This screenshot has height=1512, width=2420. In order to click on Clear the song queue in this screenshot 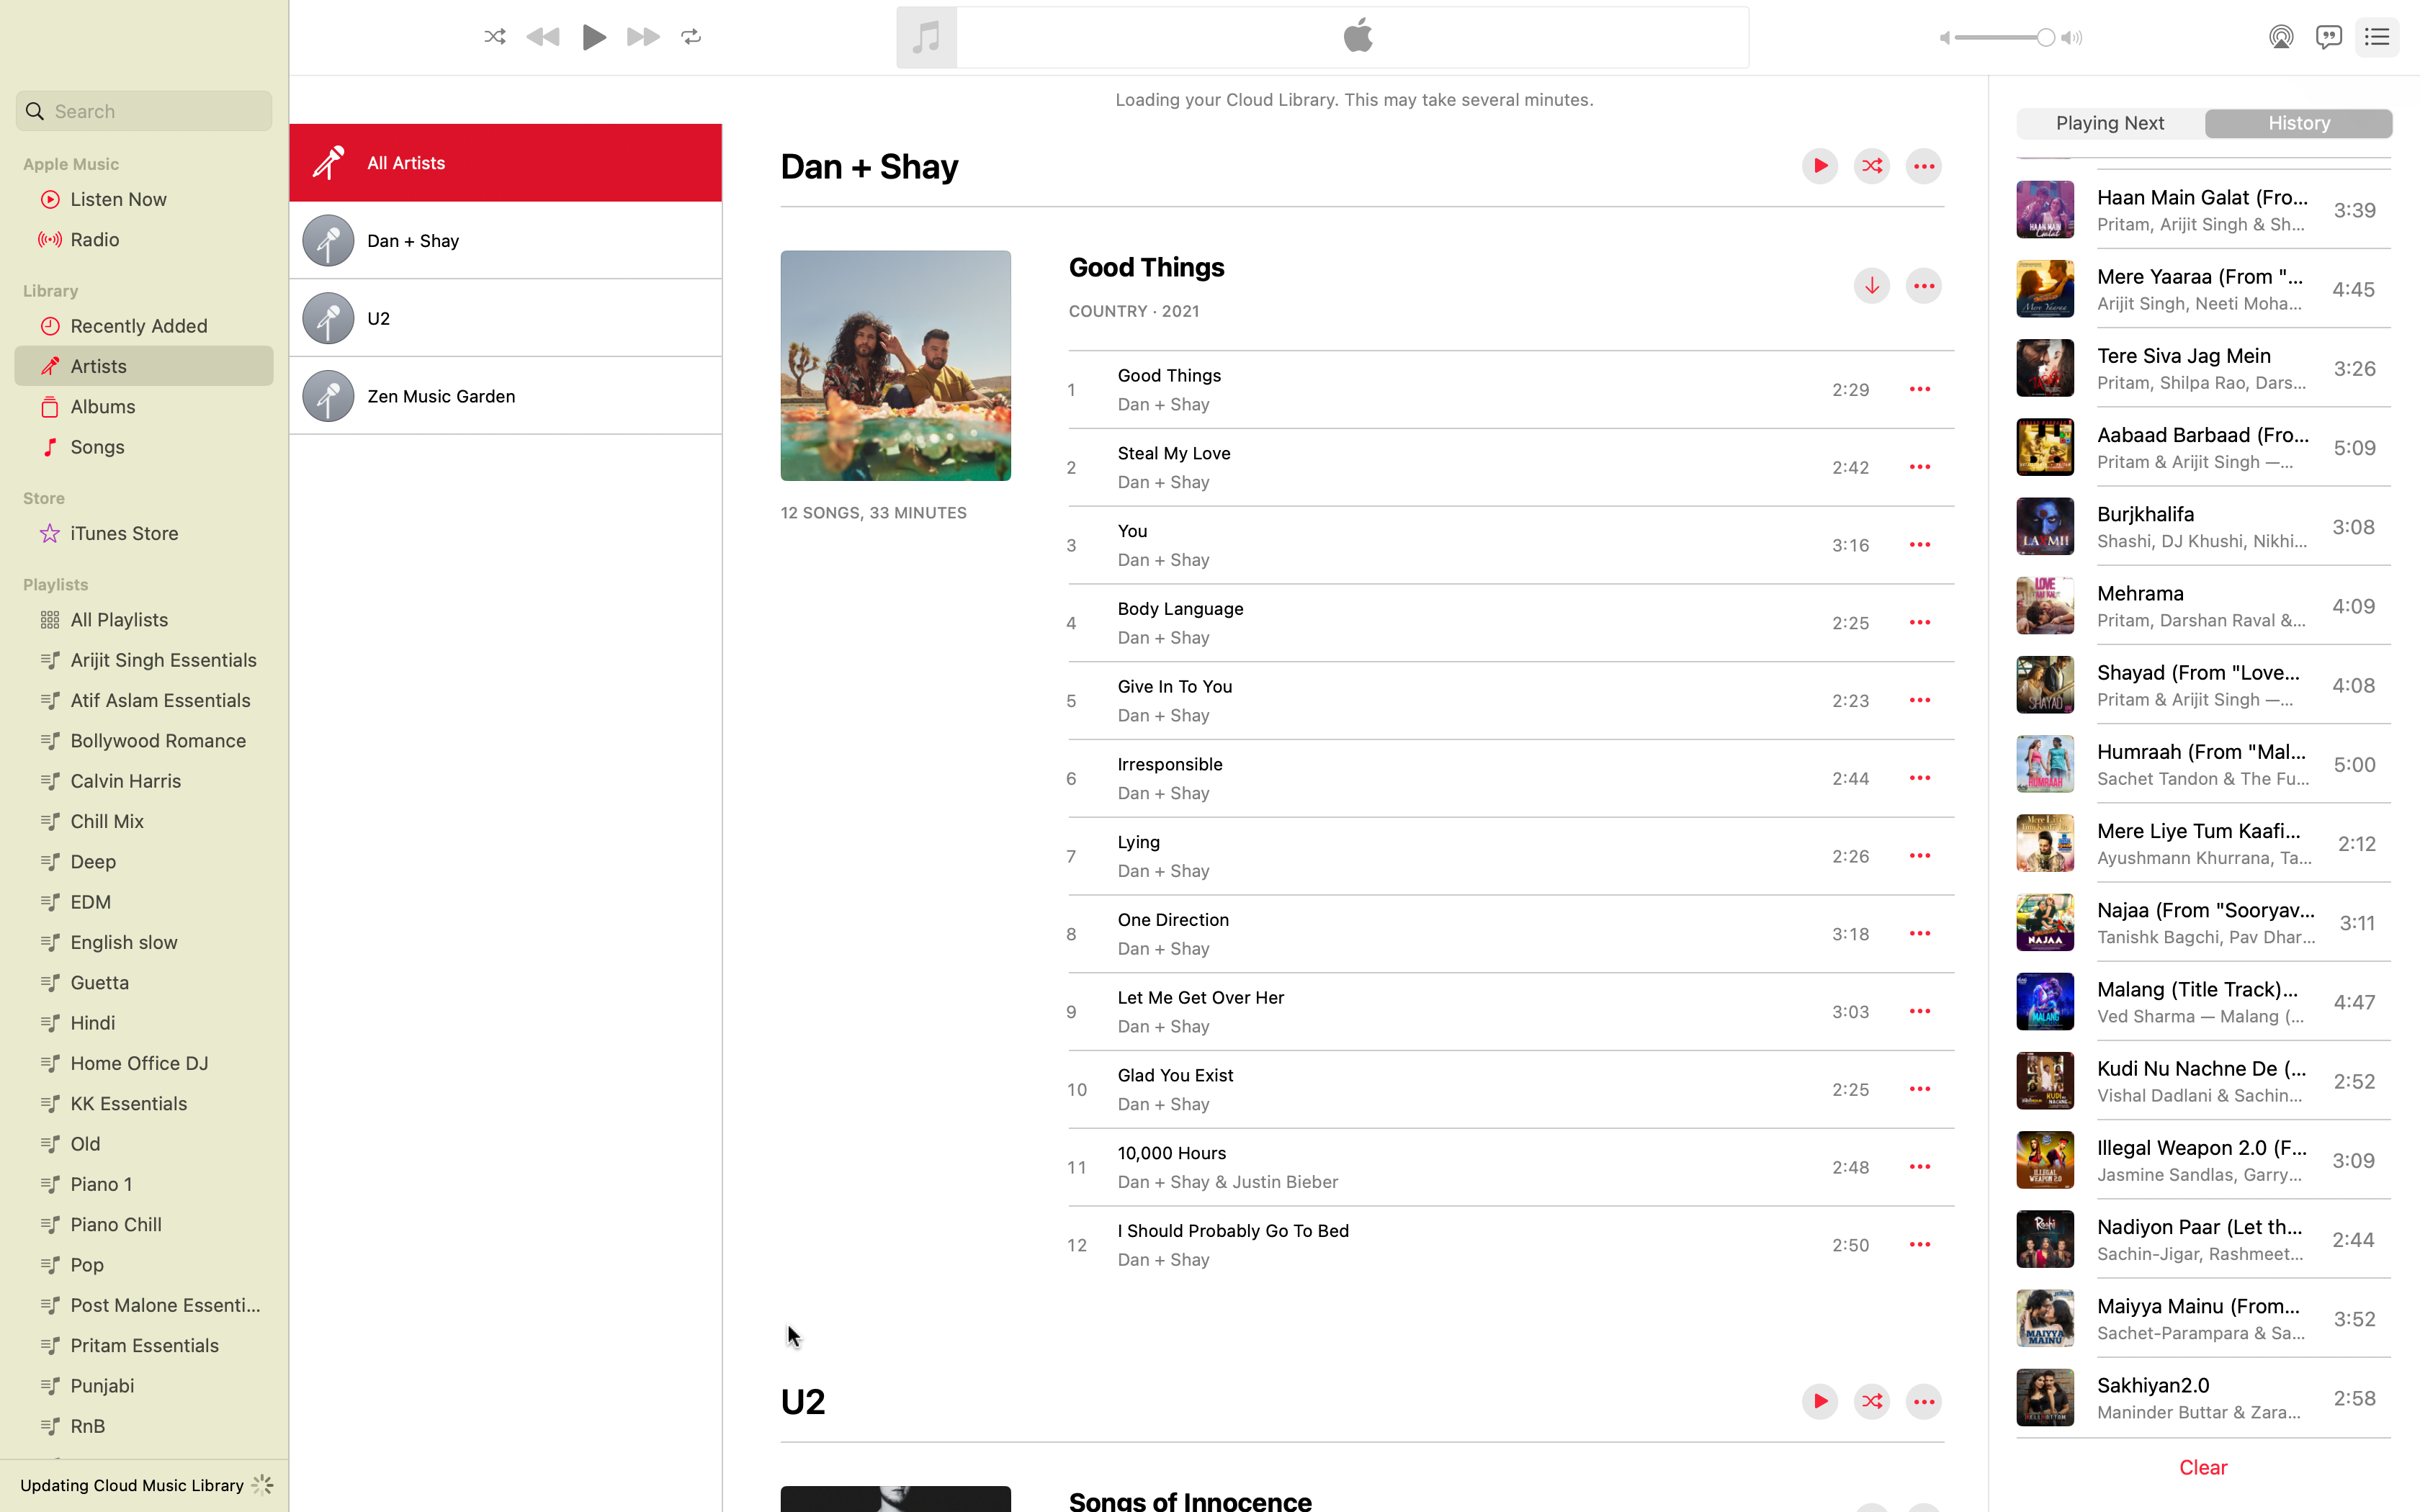, I will do `click(2208, 1467)`.